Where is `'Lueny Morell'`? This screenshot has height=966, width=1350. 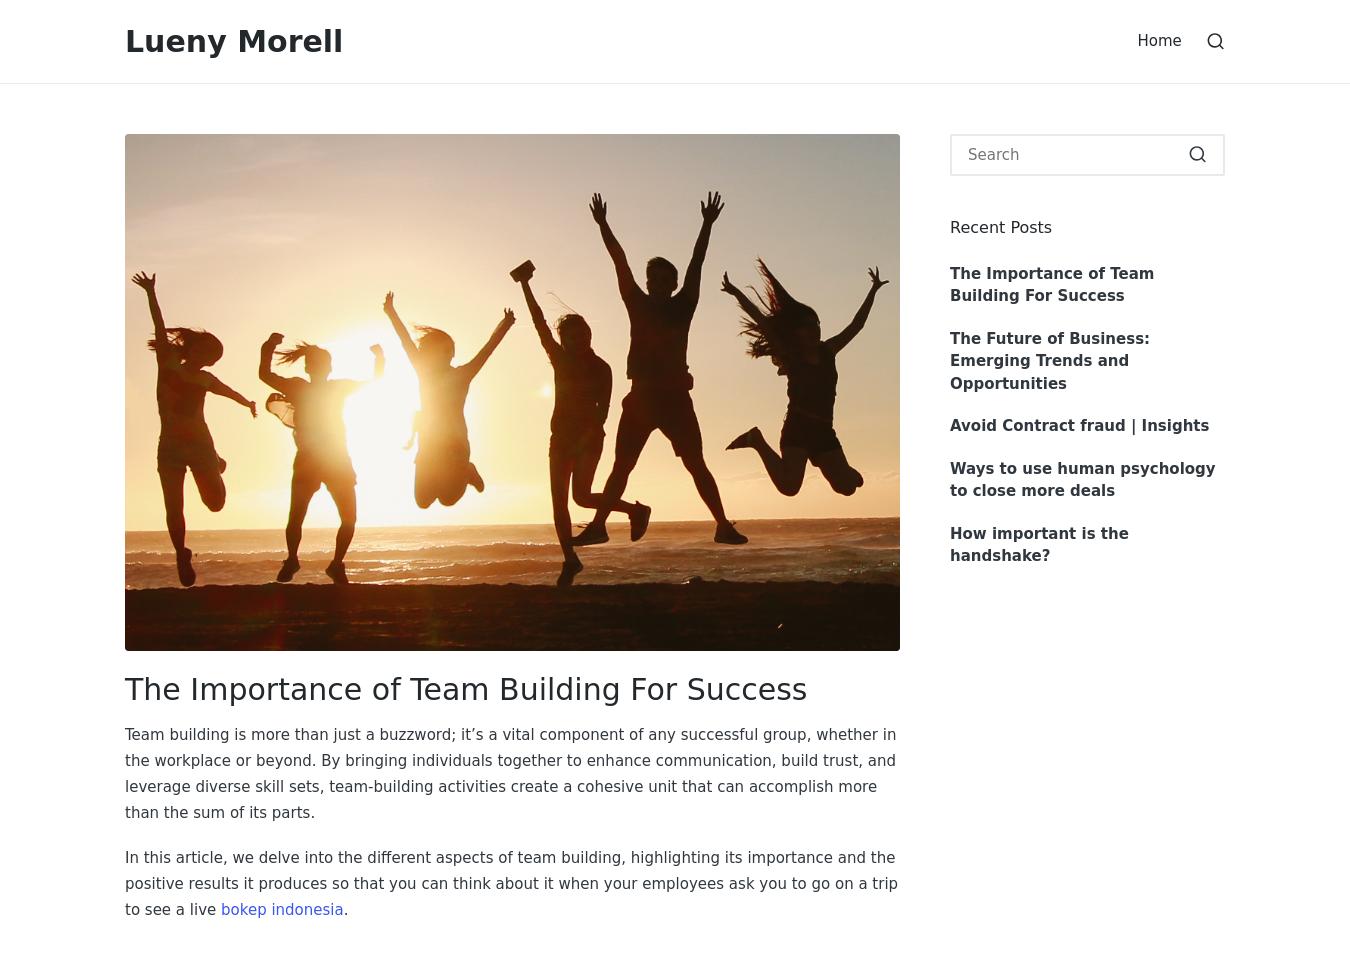 'Lueny Morell' is located at coordinates (232, 41).